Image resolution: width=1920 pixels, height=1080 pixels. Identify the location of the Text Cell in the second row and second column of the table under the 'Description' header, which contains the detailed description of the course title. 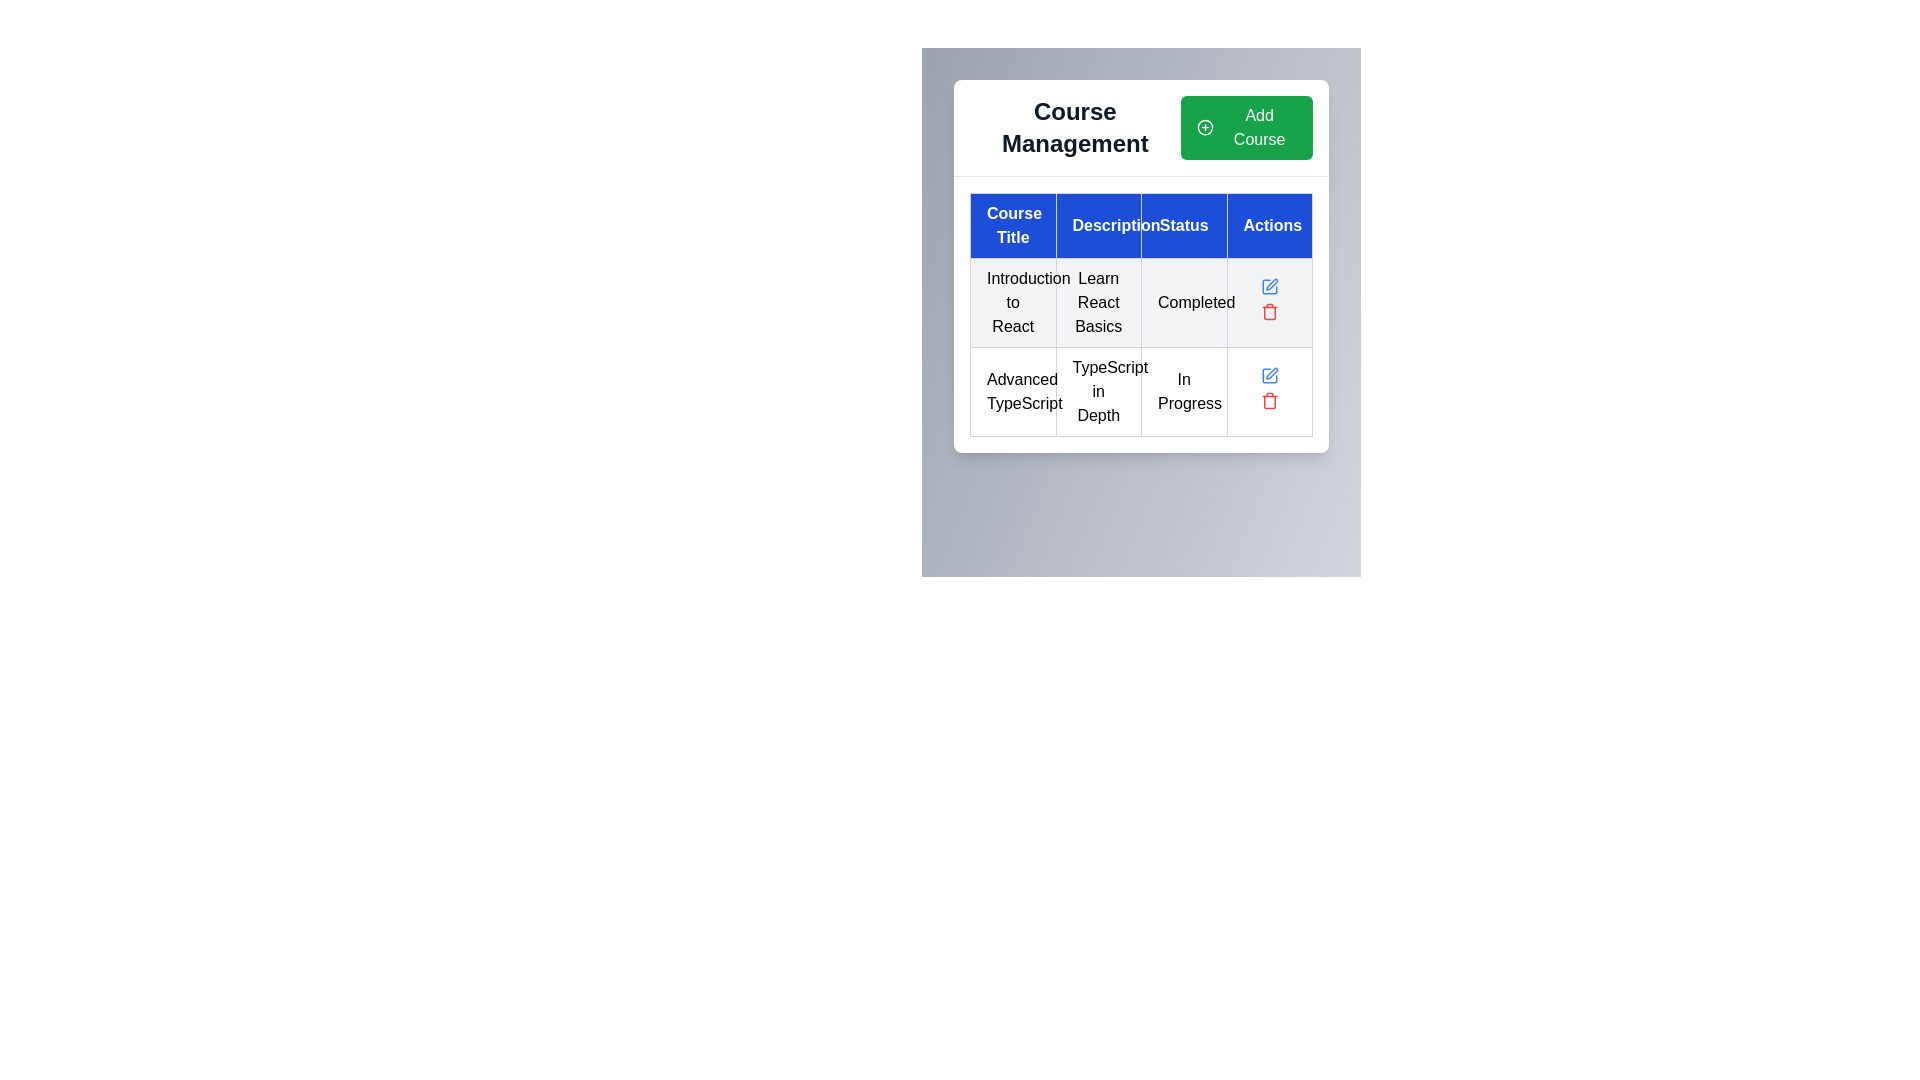
(1097, 392).